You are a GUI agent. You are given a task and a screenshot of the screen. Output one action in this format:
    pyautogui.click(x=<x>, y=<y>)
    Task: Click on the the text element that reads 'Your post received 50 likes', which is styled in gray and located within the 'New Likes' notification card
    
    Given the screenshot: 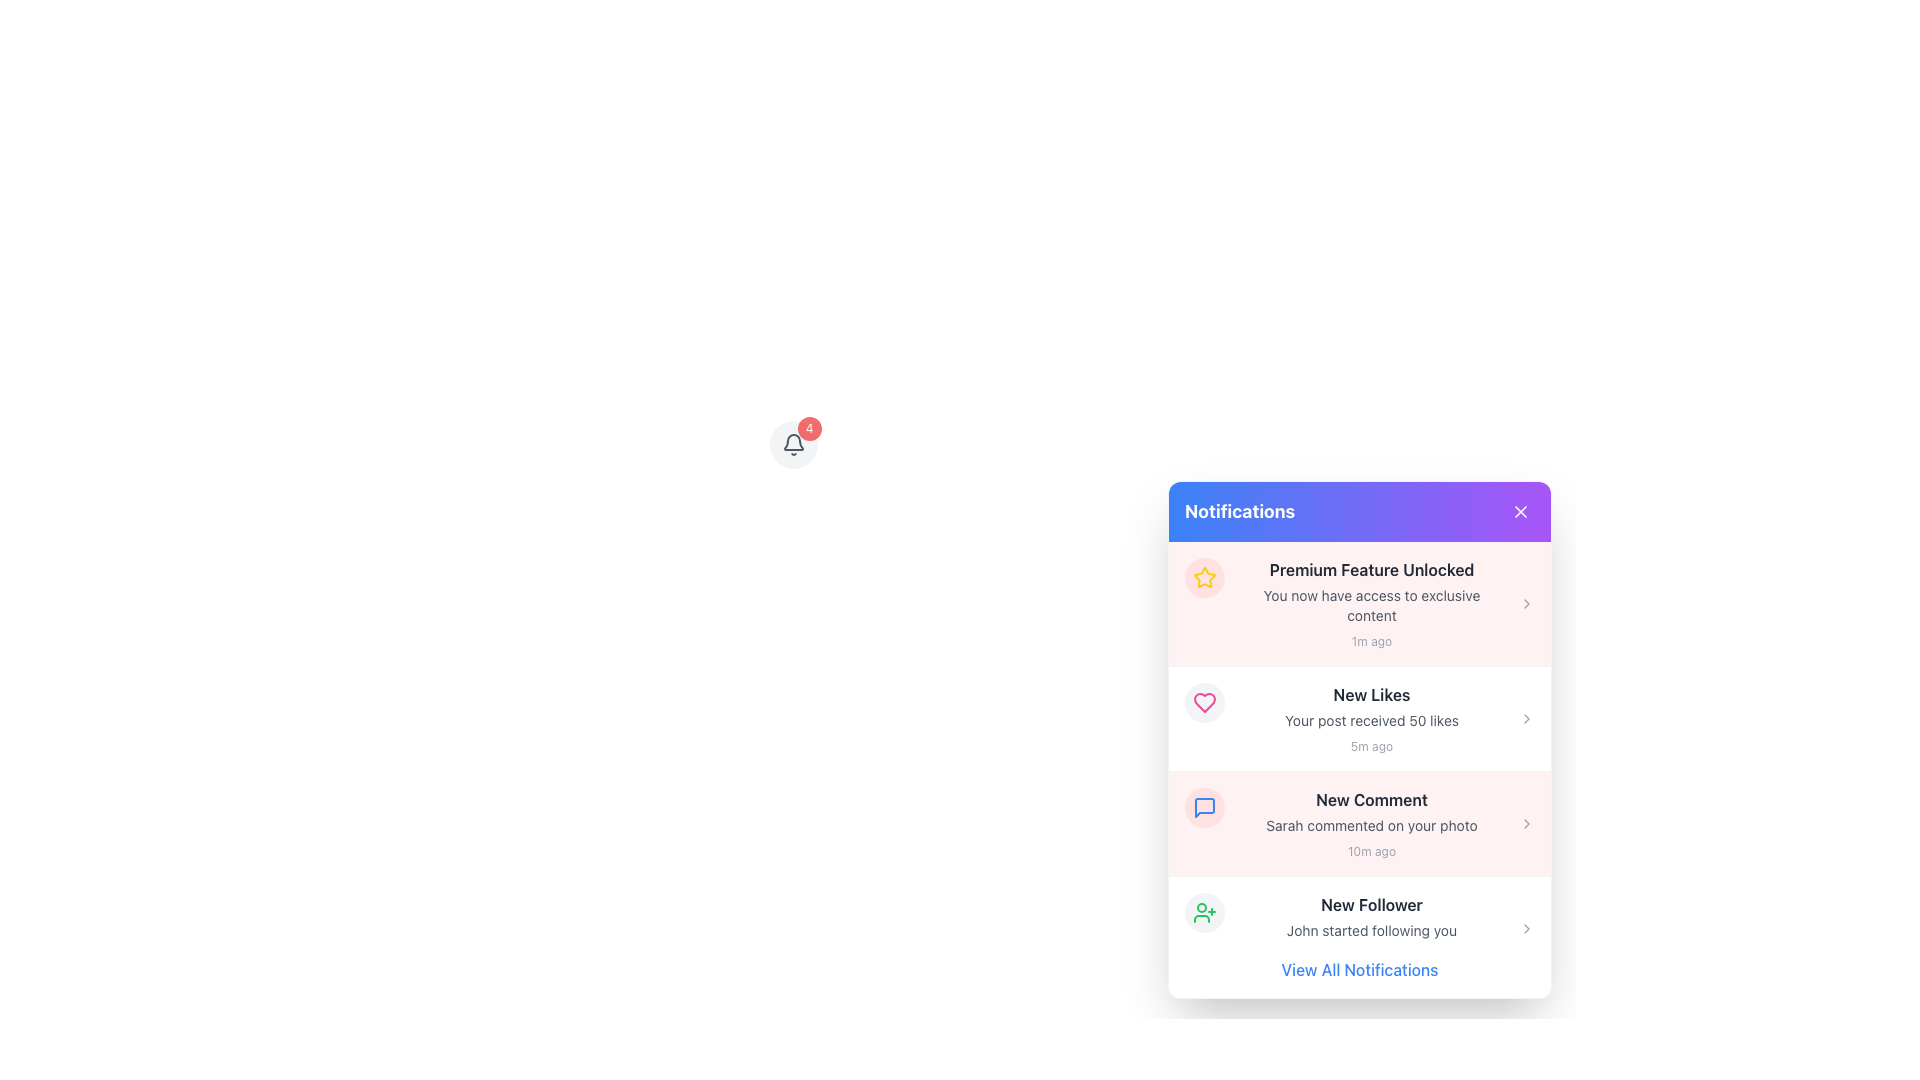 What is the action you would take?
    pyautogui.click(x=1371, y=721)
    